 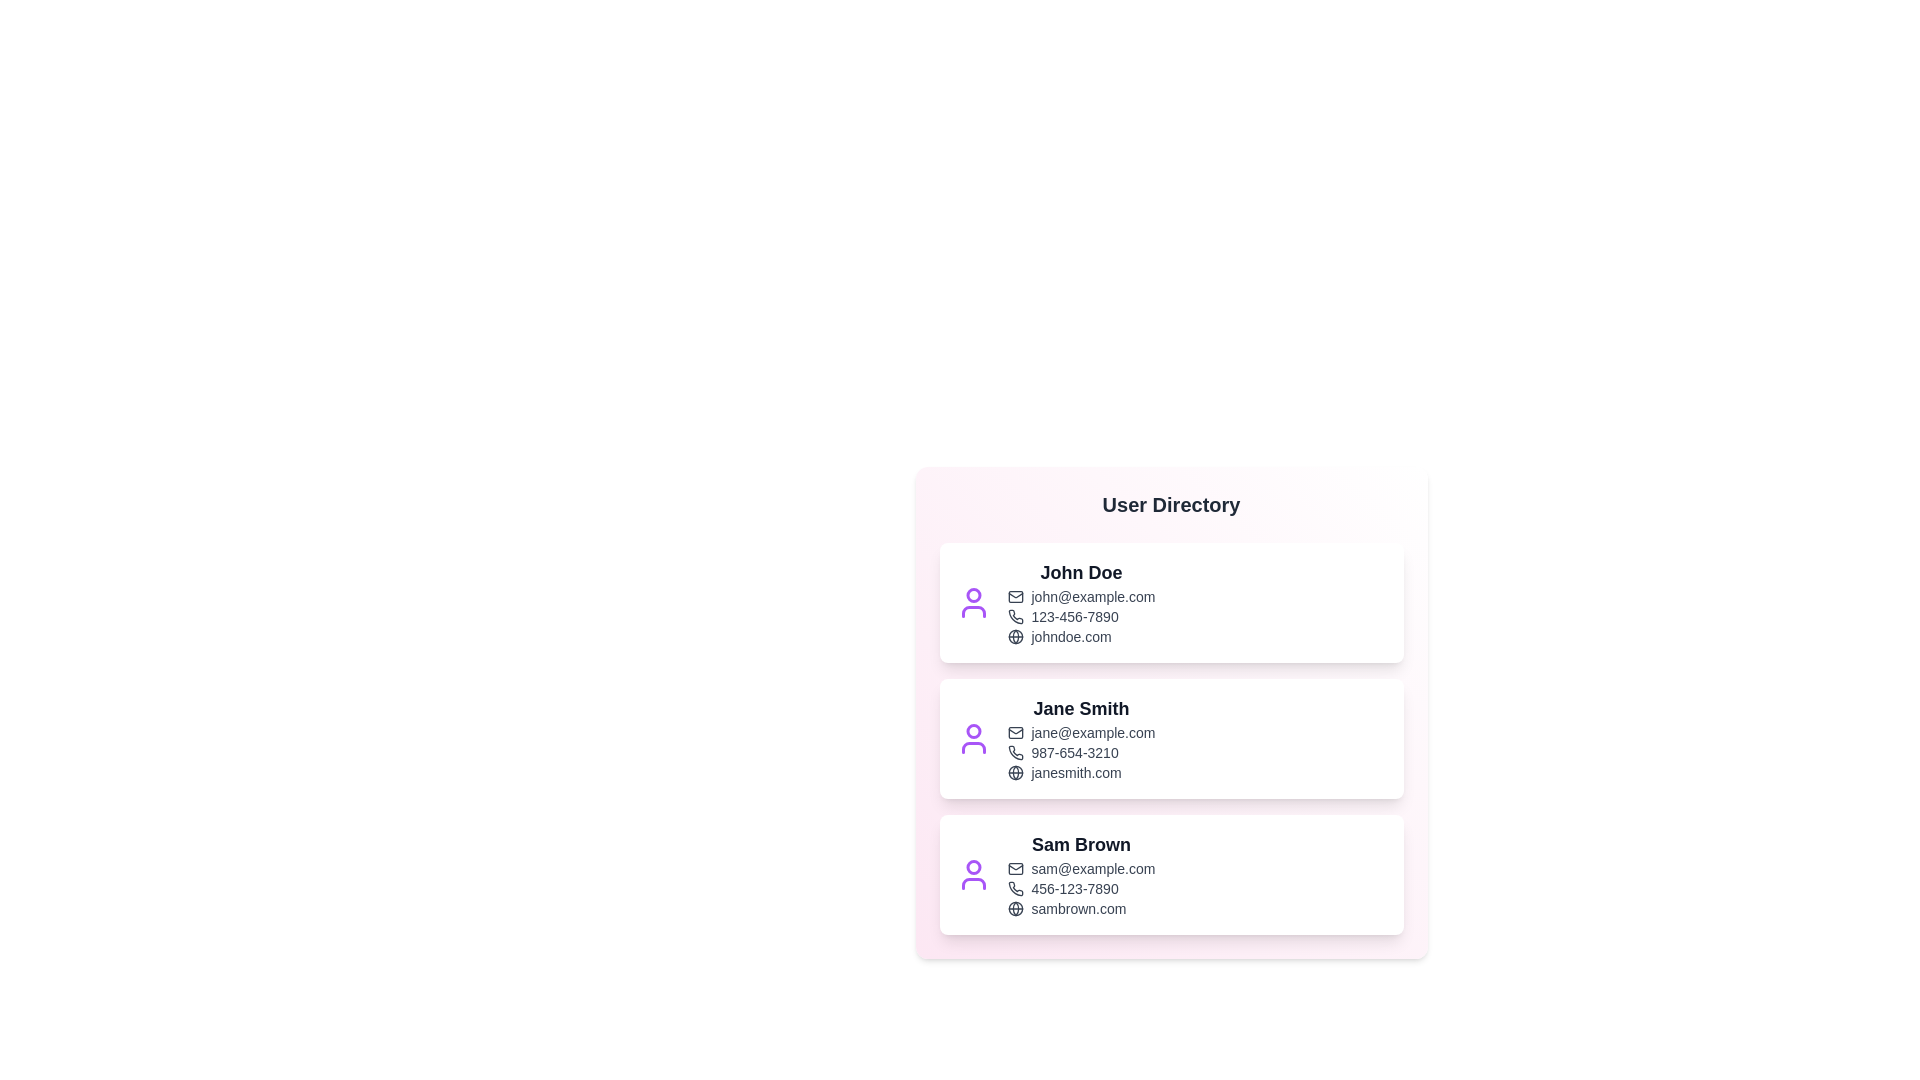 I want to click on the email address of John Doe, so click(x=1080, y=596).